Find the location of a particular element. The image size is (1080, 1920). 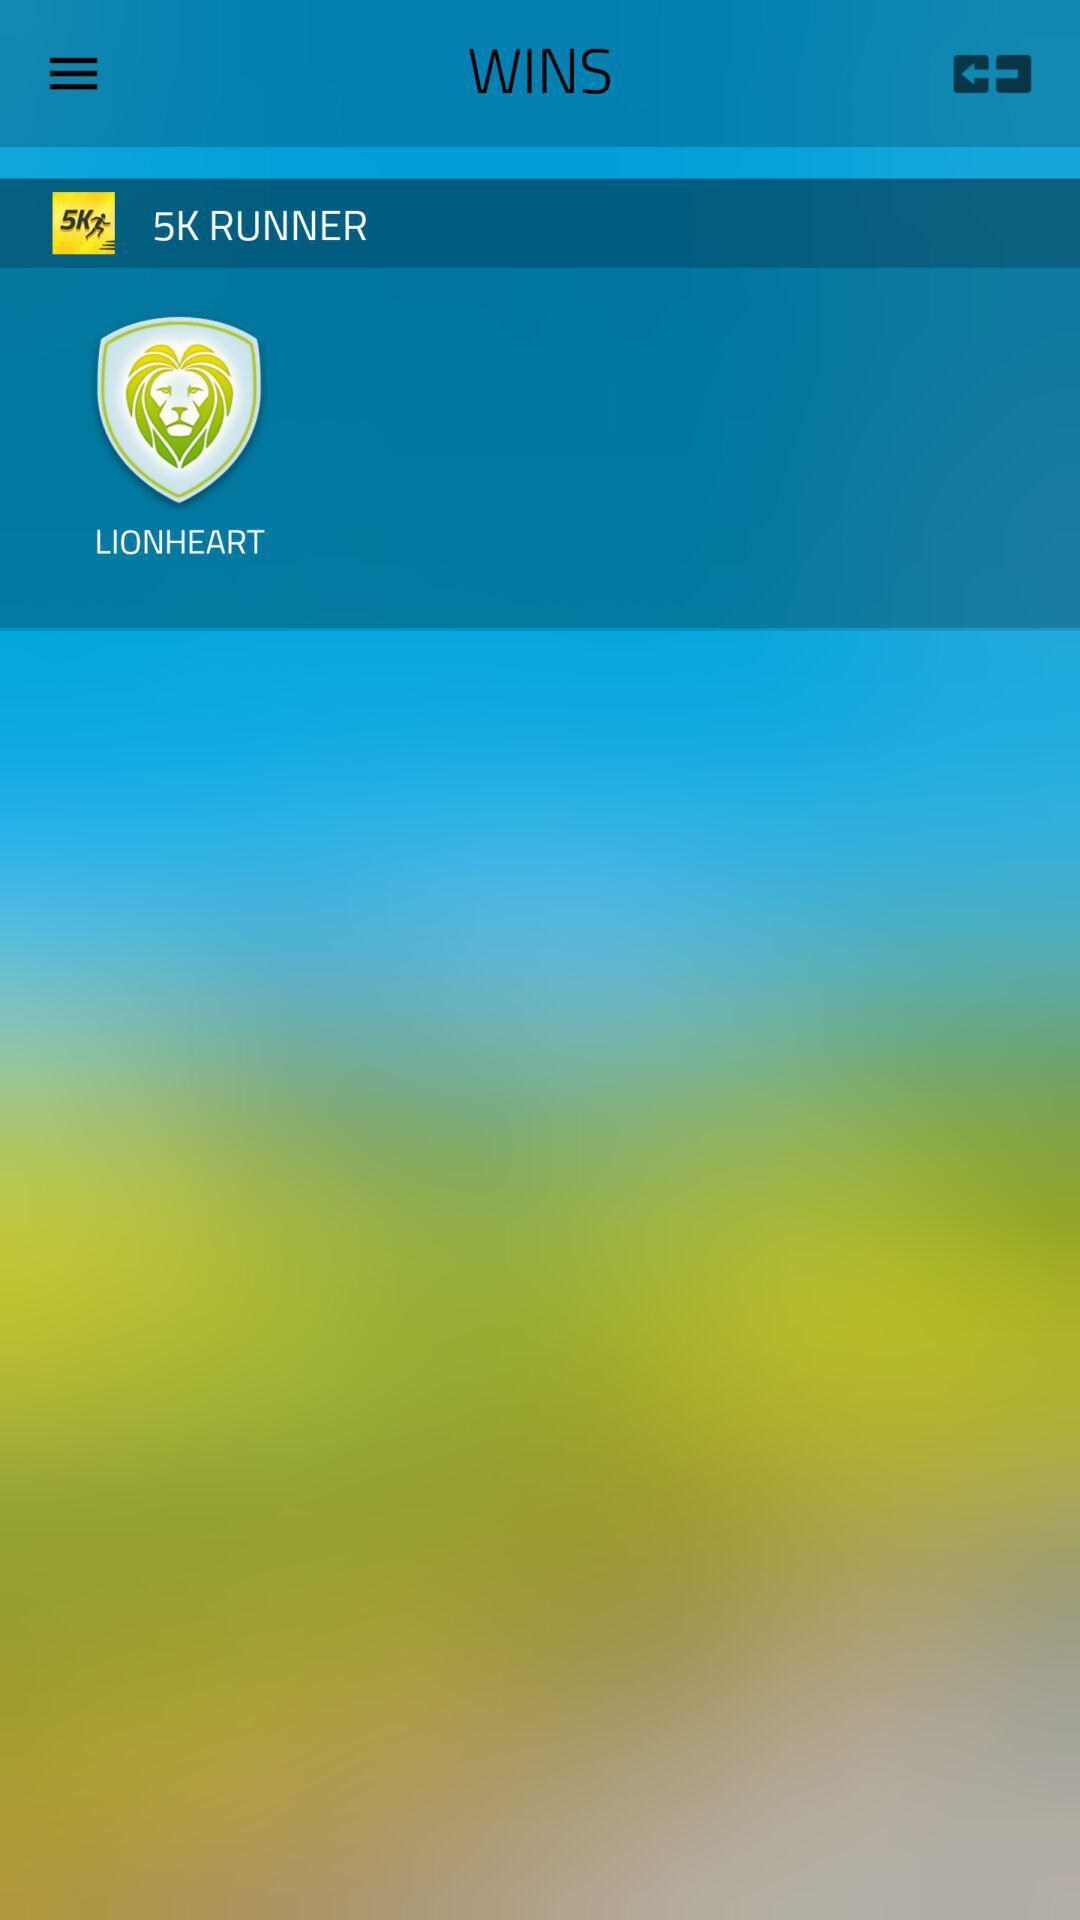

item next to wins icon is located at coordinates (991, 73).